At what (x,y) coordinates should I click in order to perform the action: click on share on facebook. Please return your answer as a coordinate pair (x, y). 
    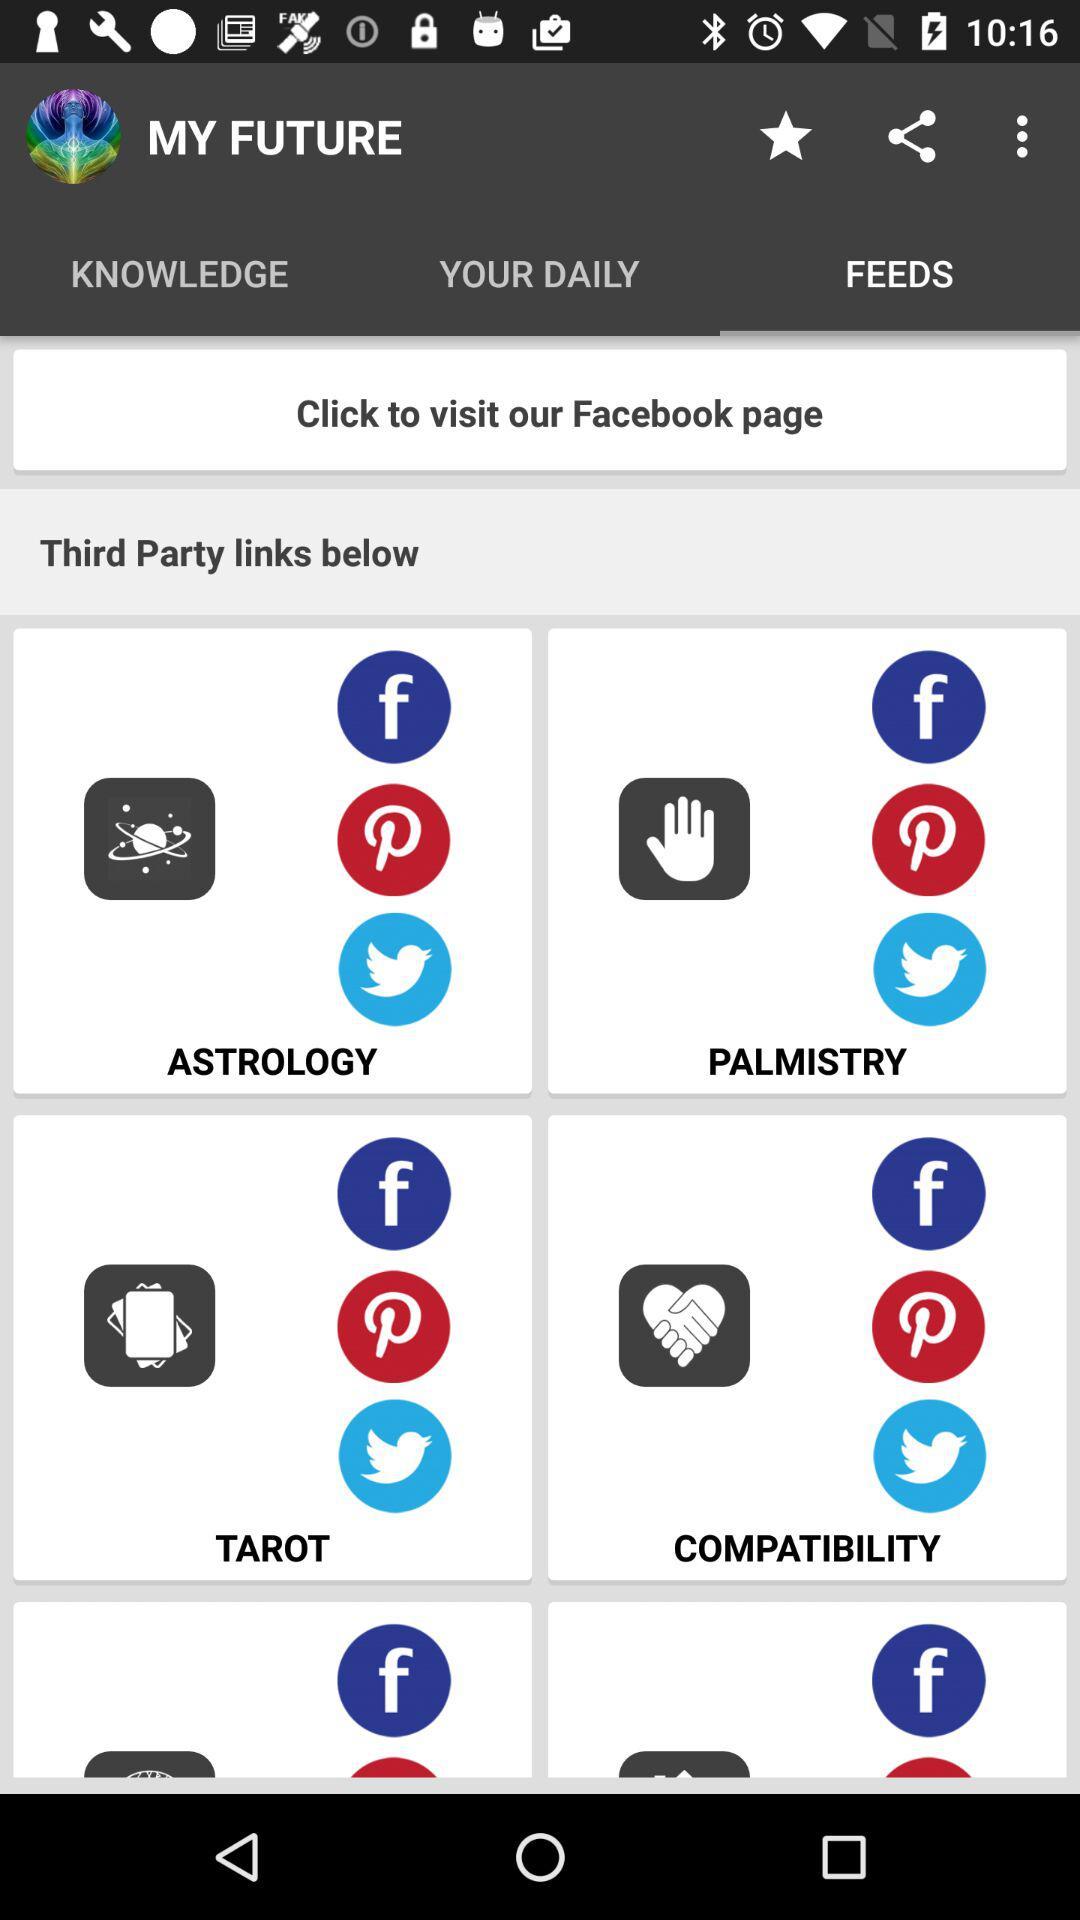
    Looking at the image, I should click on (394, 1194).